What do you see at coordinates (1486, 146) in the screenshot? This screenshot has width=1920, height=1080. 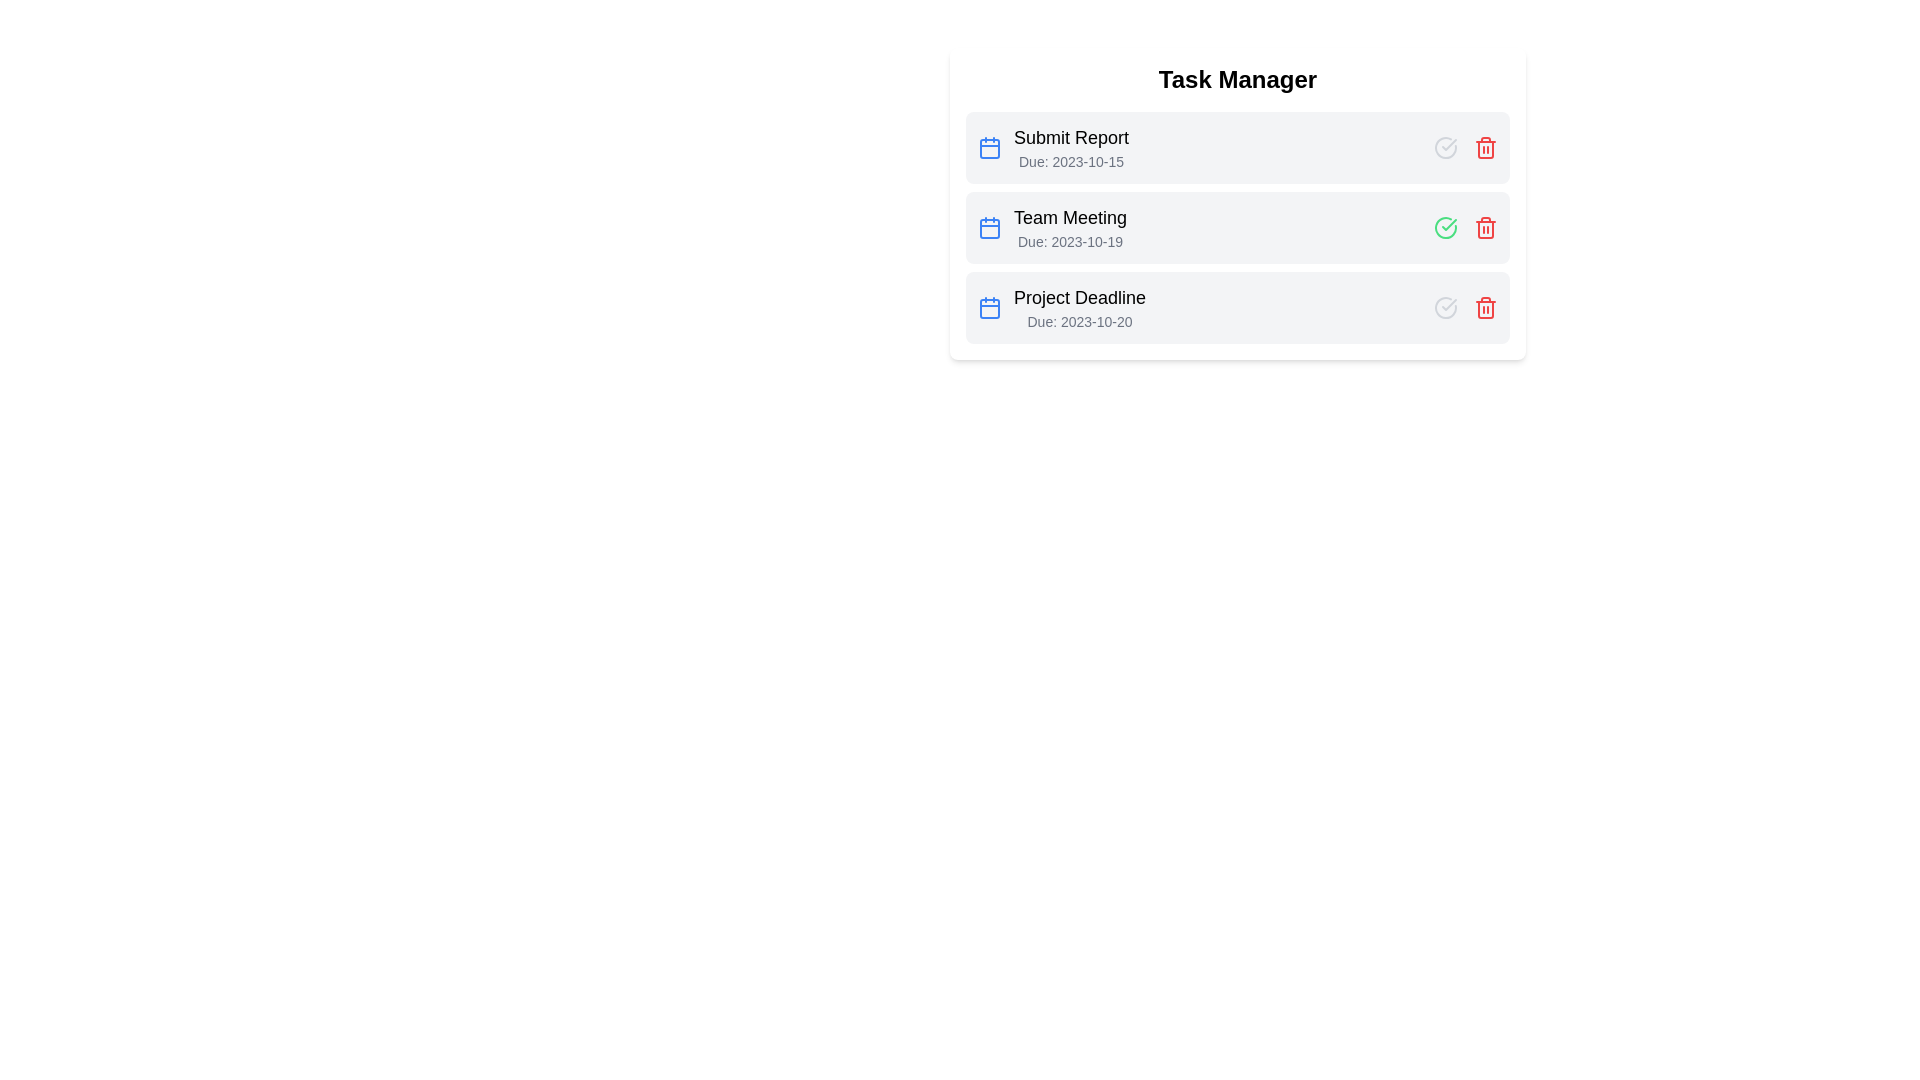 I see `'Remove task' button for the task titled 'Submit Report'` at bounding box center [1486, 146].